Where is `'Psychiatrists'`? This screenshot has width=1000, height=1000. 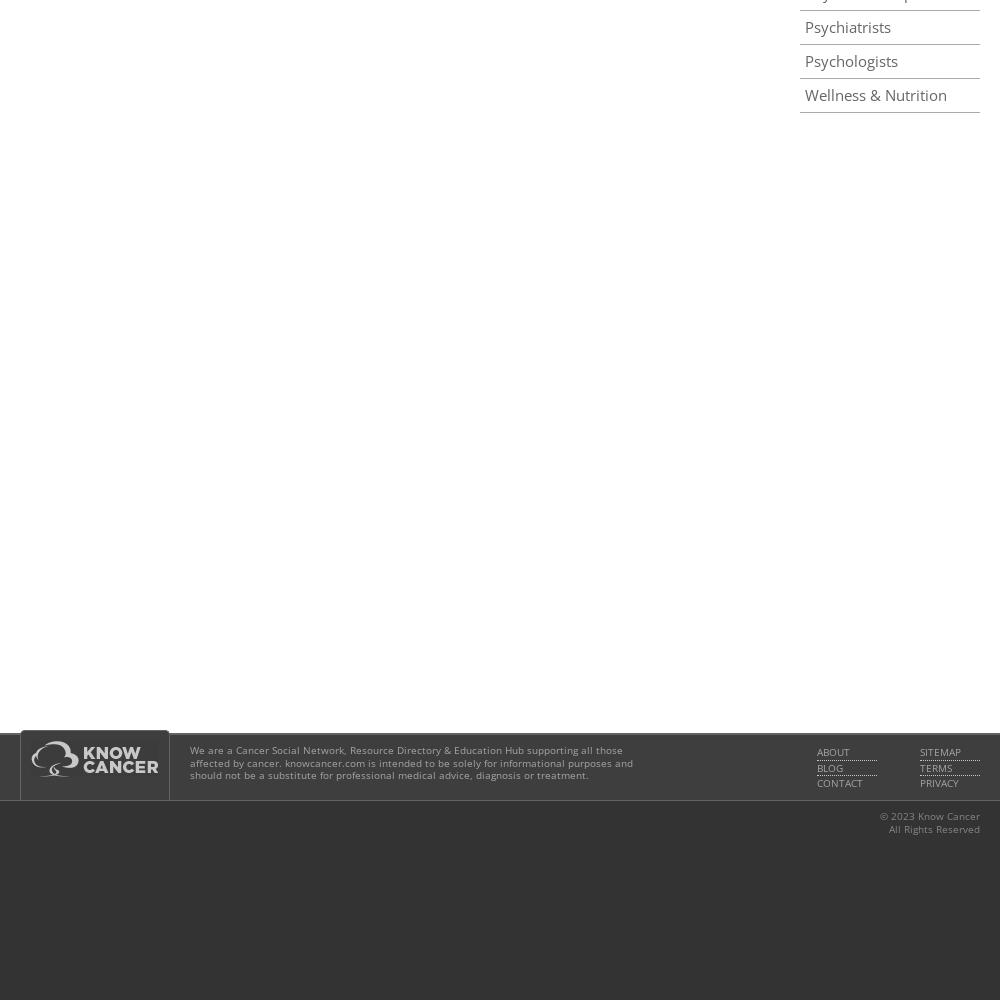
'Psychiatrists' is located at coordinates (847, 27).